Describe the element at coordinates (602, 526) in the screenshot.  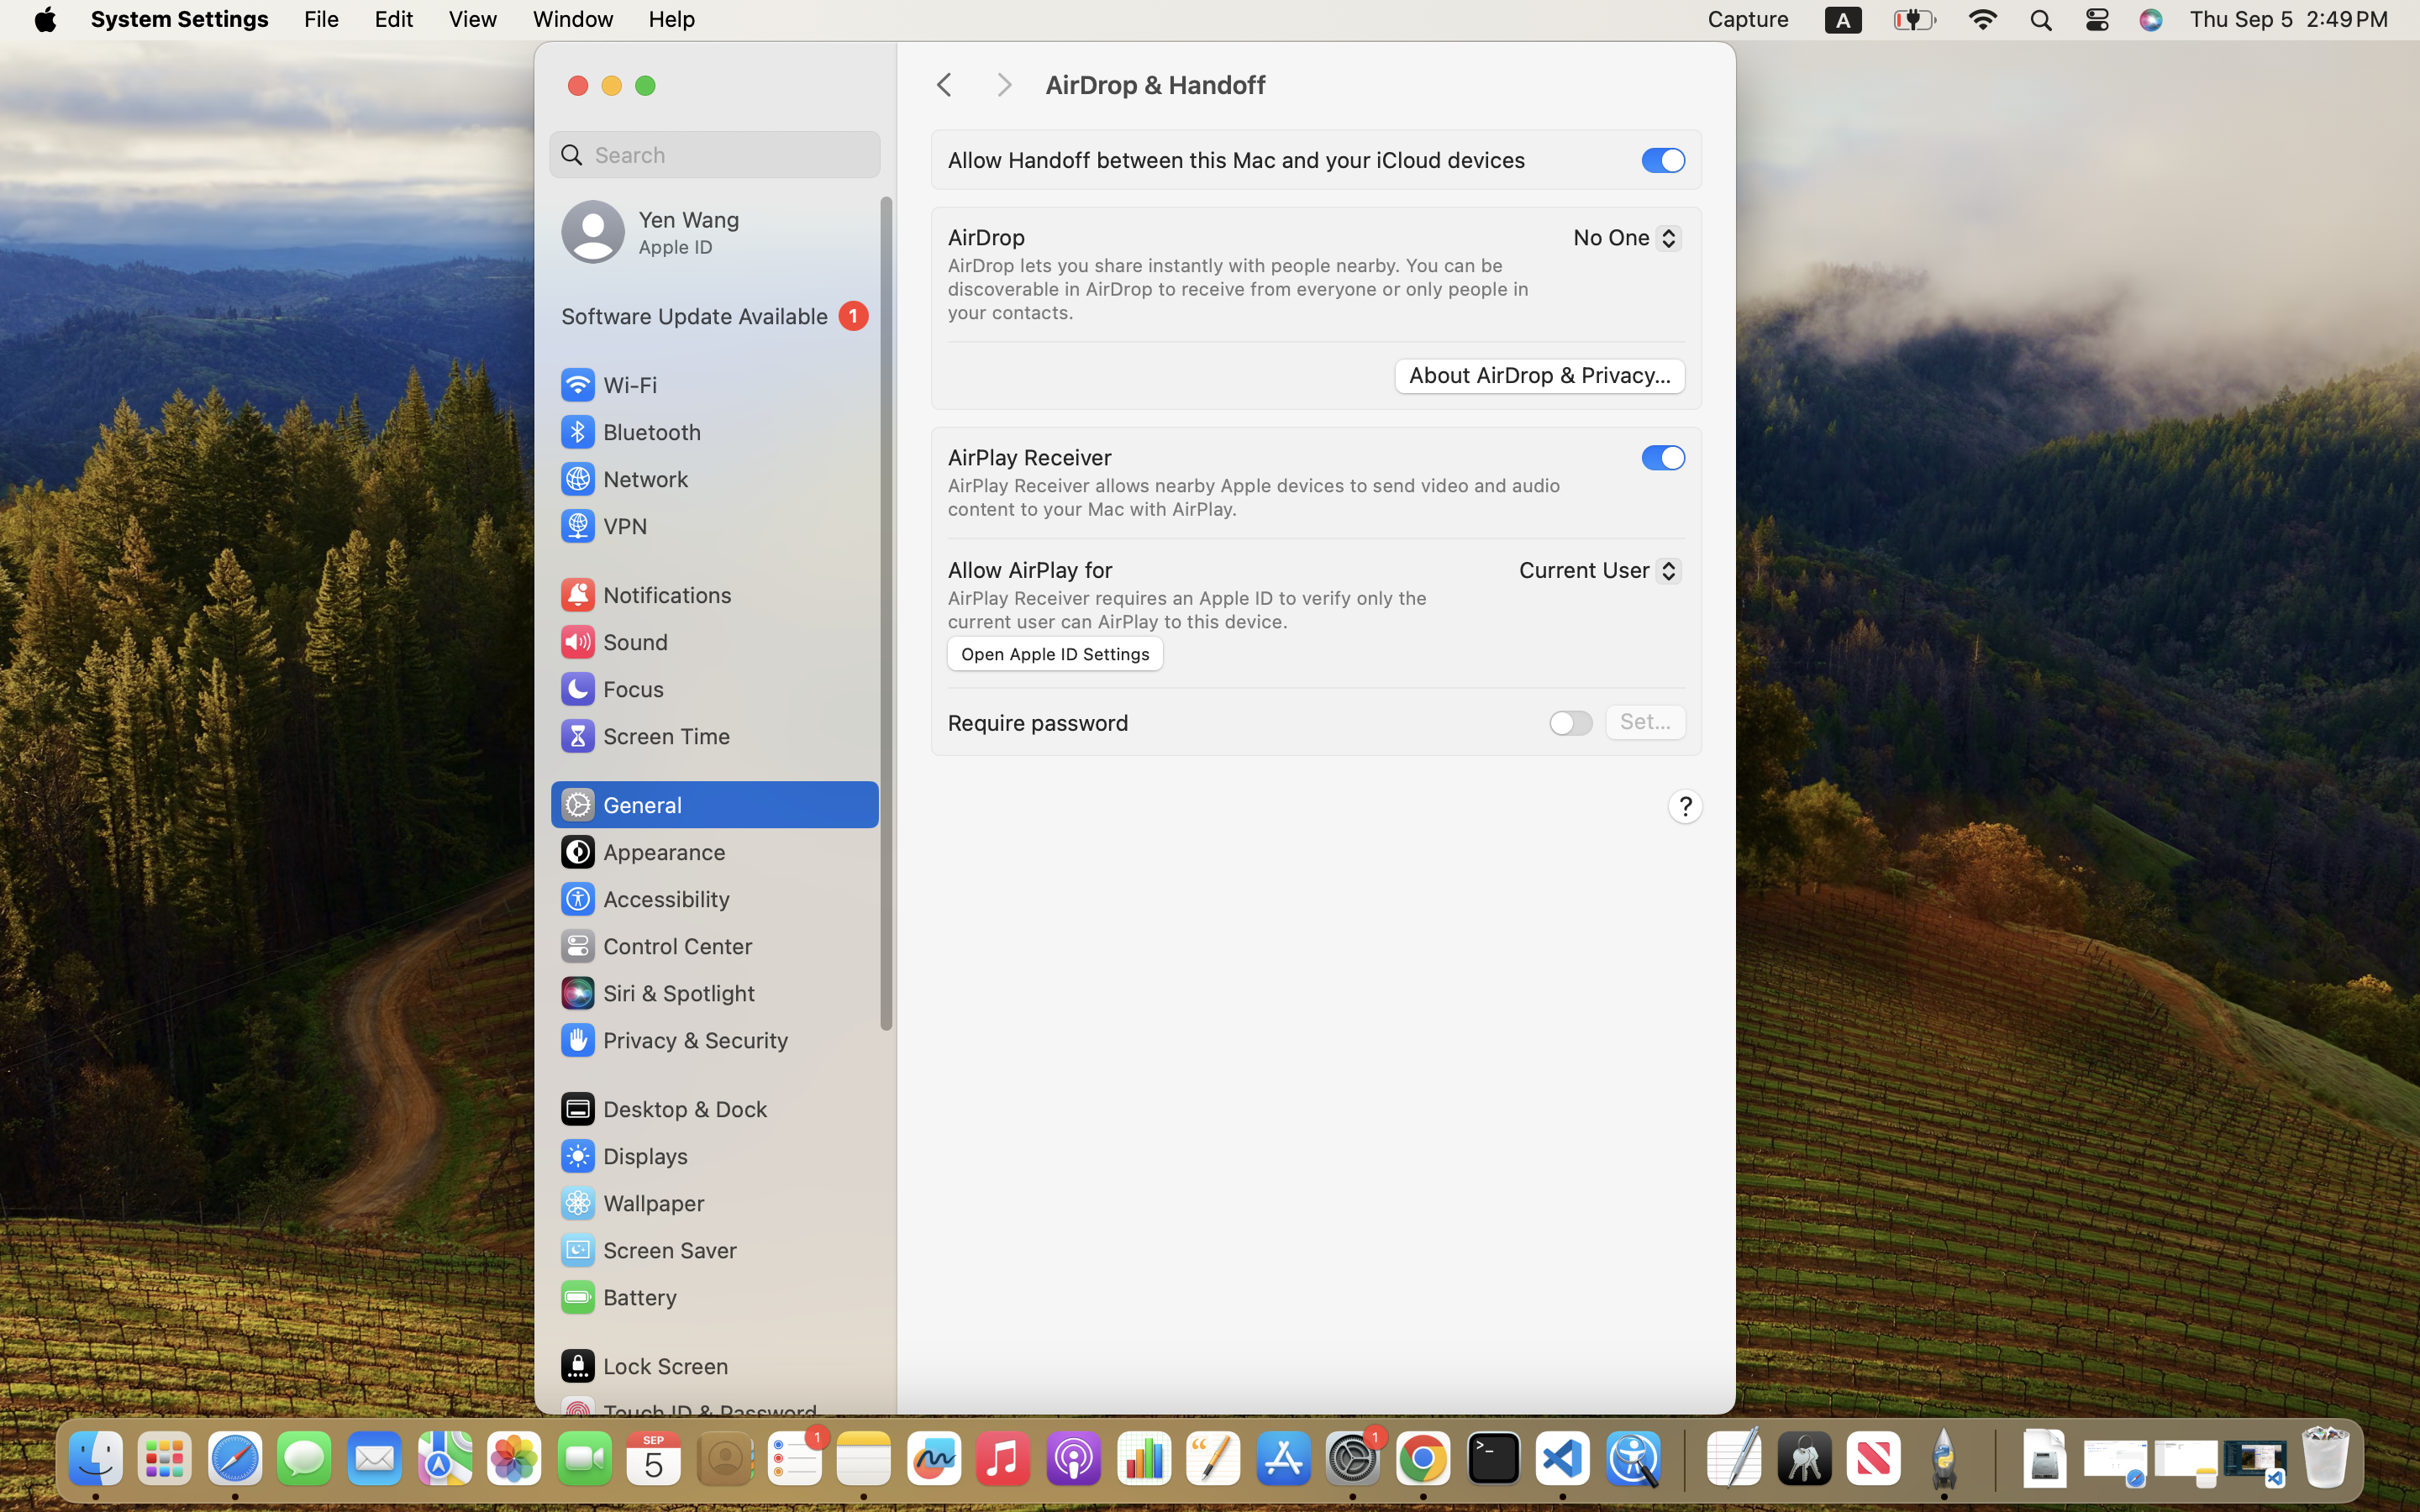
I see `'VPN'` at that location.